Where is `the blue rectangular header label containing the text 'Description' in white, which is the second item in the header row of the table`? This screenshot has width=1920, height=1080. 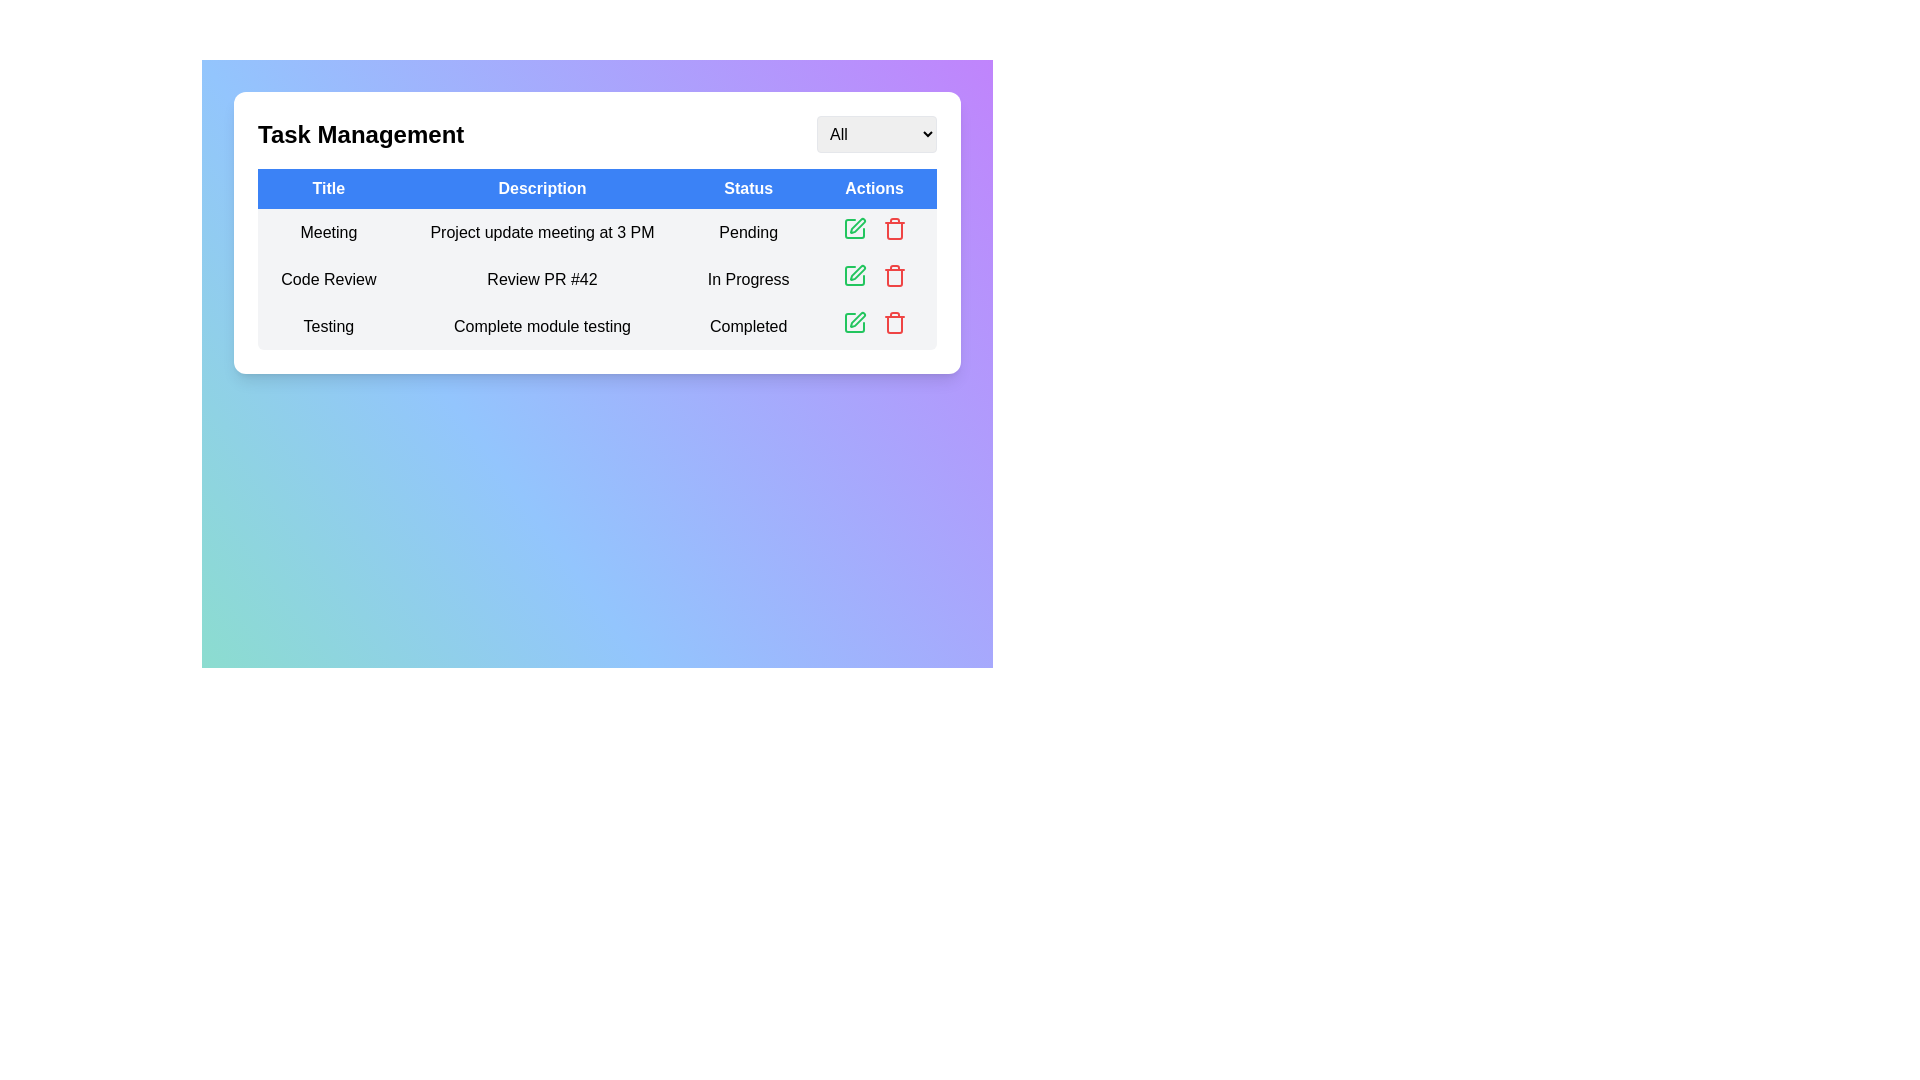 the blue rectangular header label containing the text 'Description' in white, which is the second item in the header row of the table is located at coordinates (542, 189).